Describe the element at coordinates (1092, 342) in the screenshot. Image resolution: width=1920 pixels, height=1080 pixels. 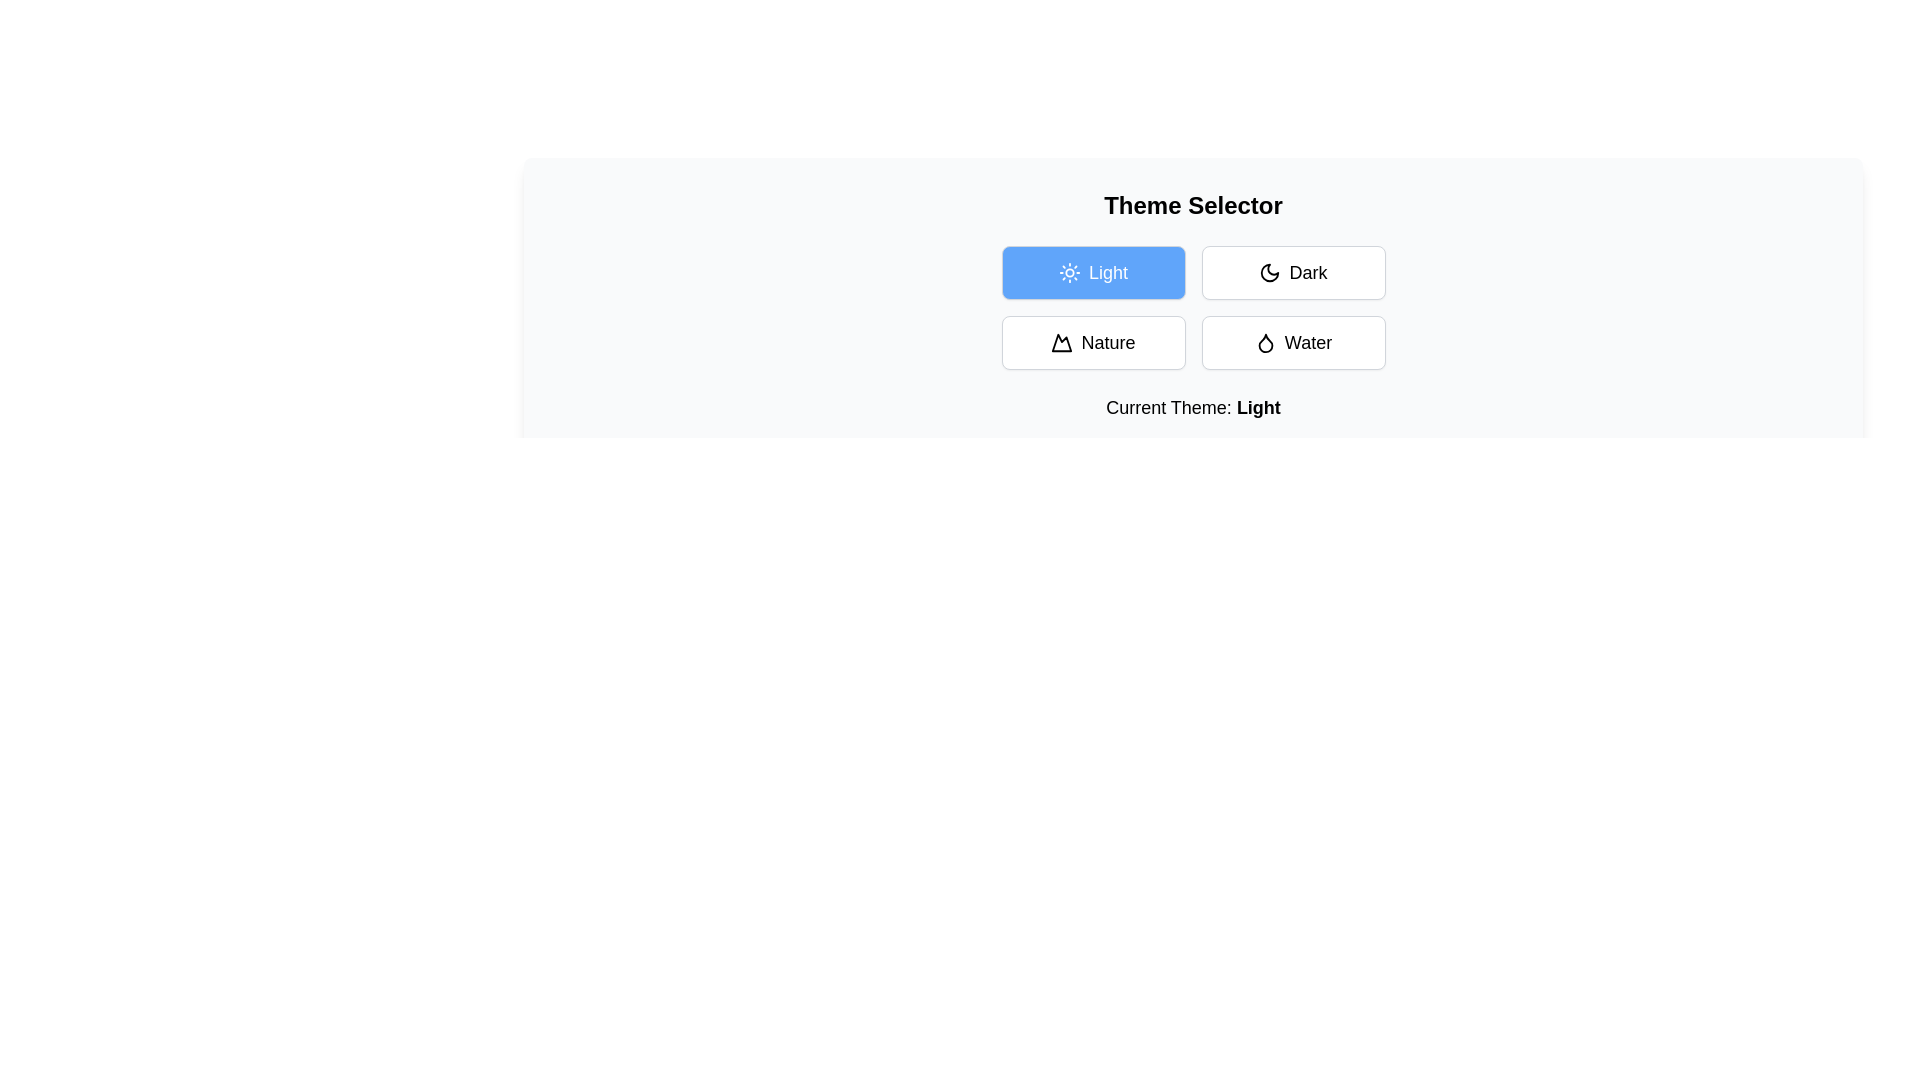
I see `the 'Nature' button, which is located in the lower row, second column of the grid layout` at that location.